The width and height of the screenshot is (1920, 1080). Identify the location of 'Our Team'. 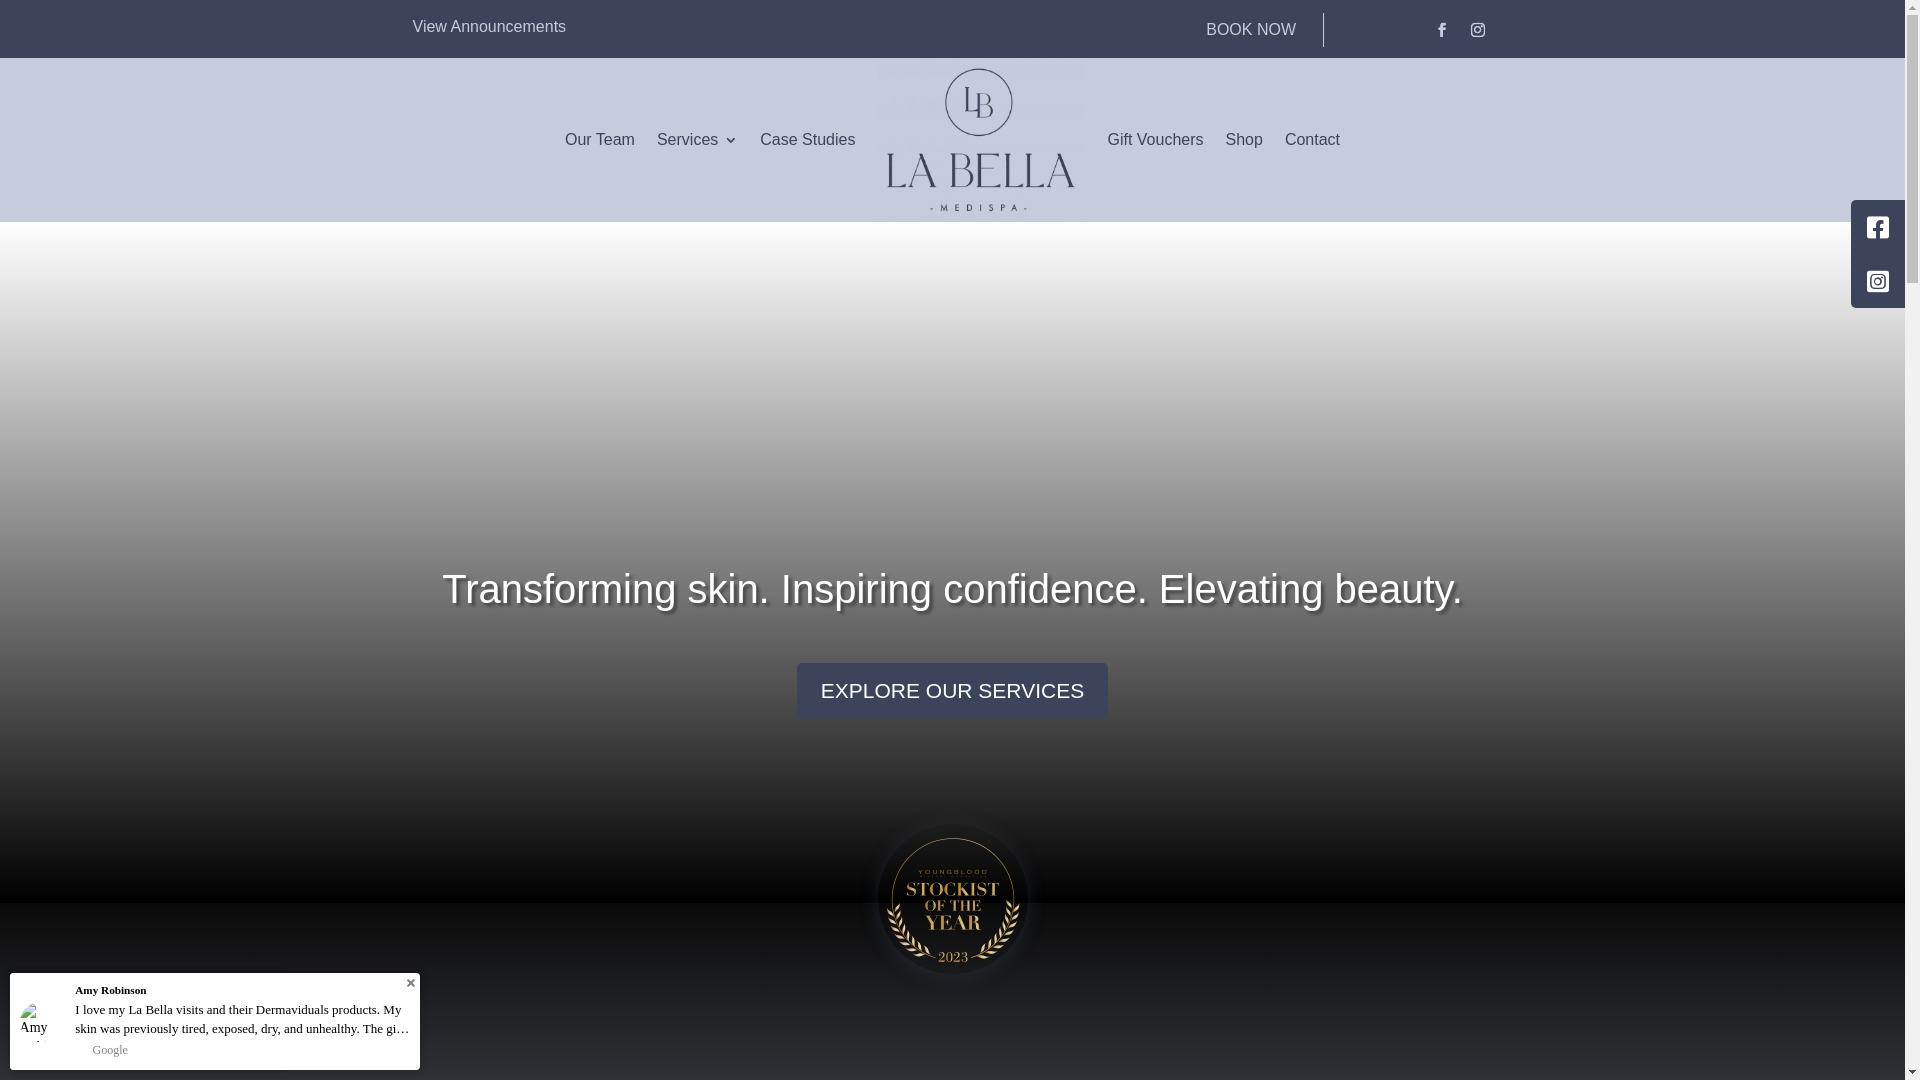
(564, 138).